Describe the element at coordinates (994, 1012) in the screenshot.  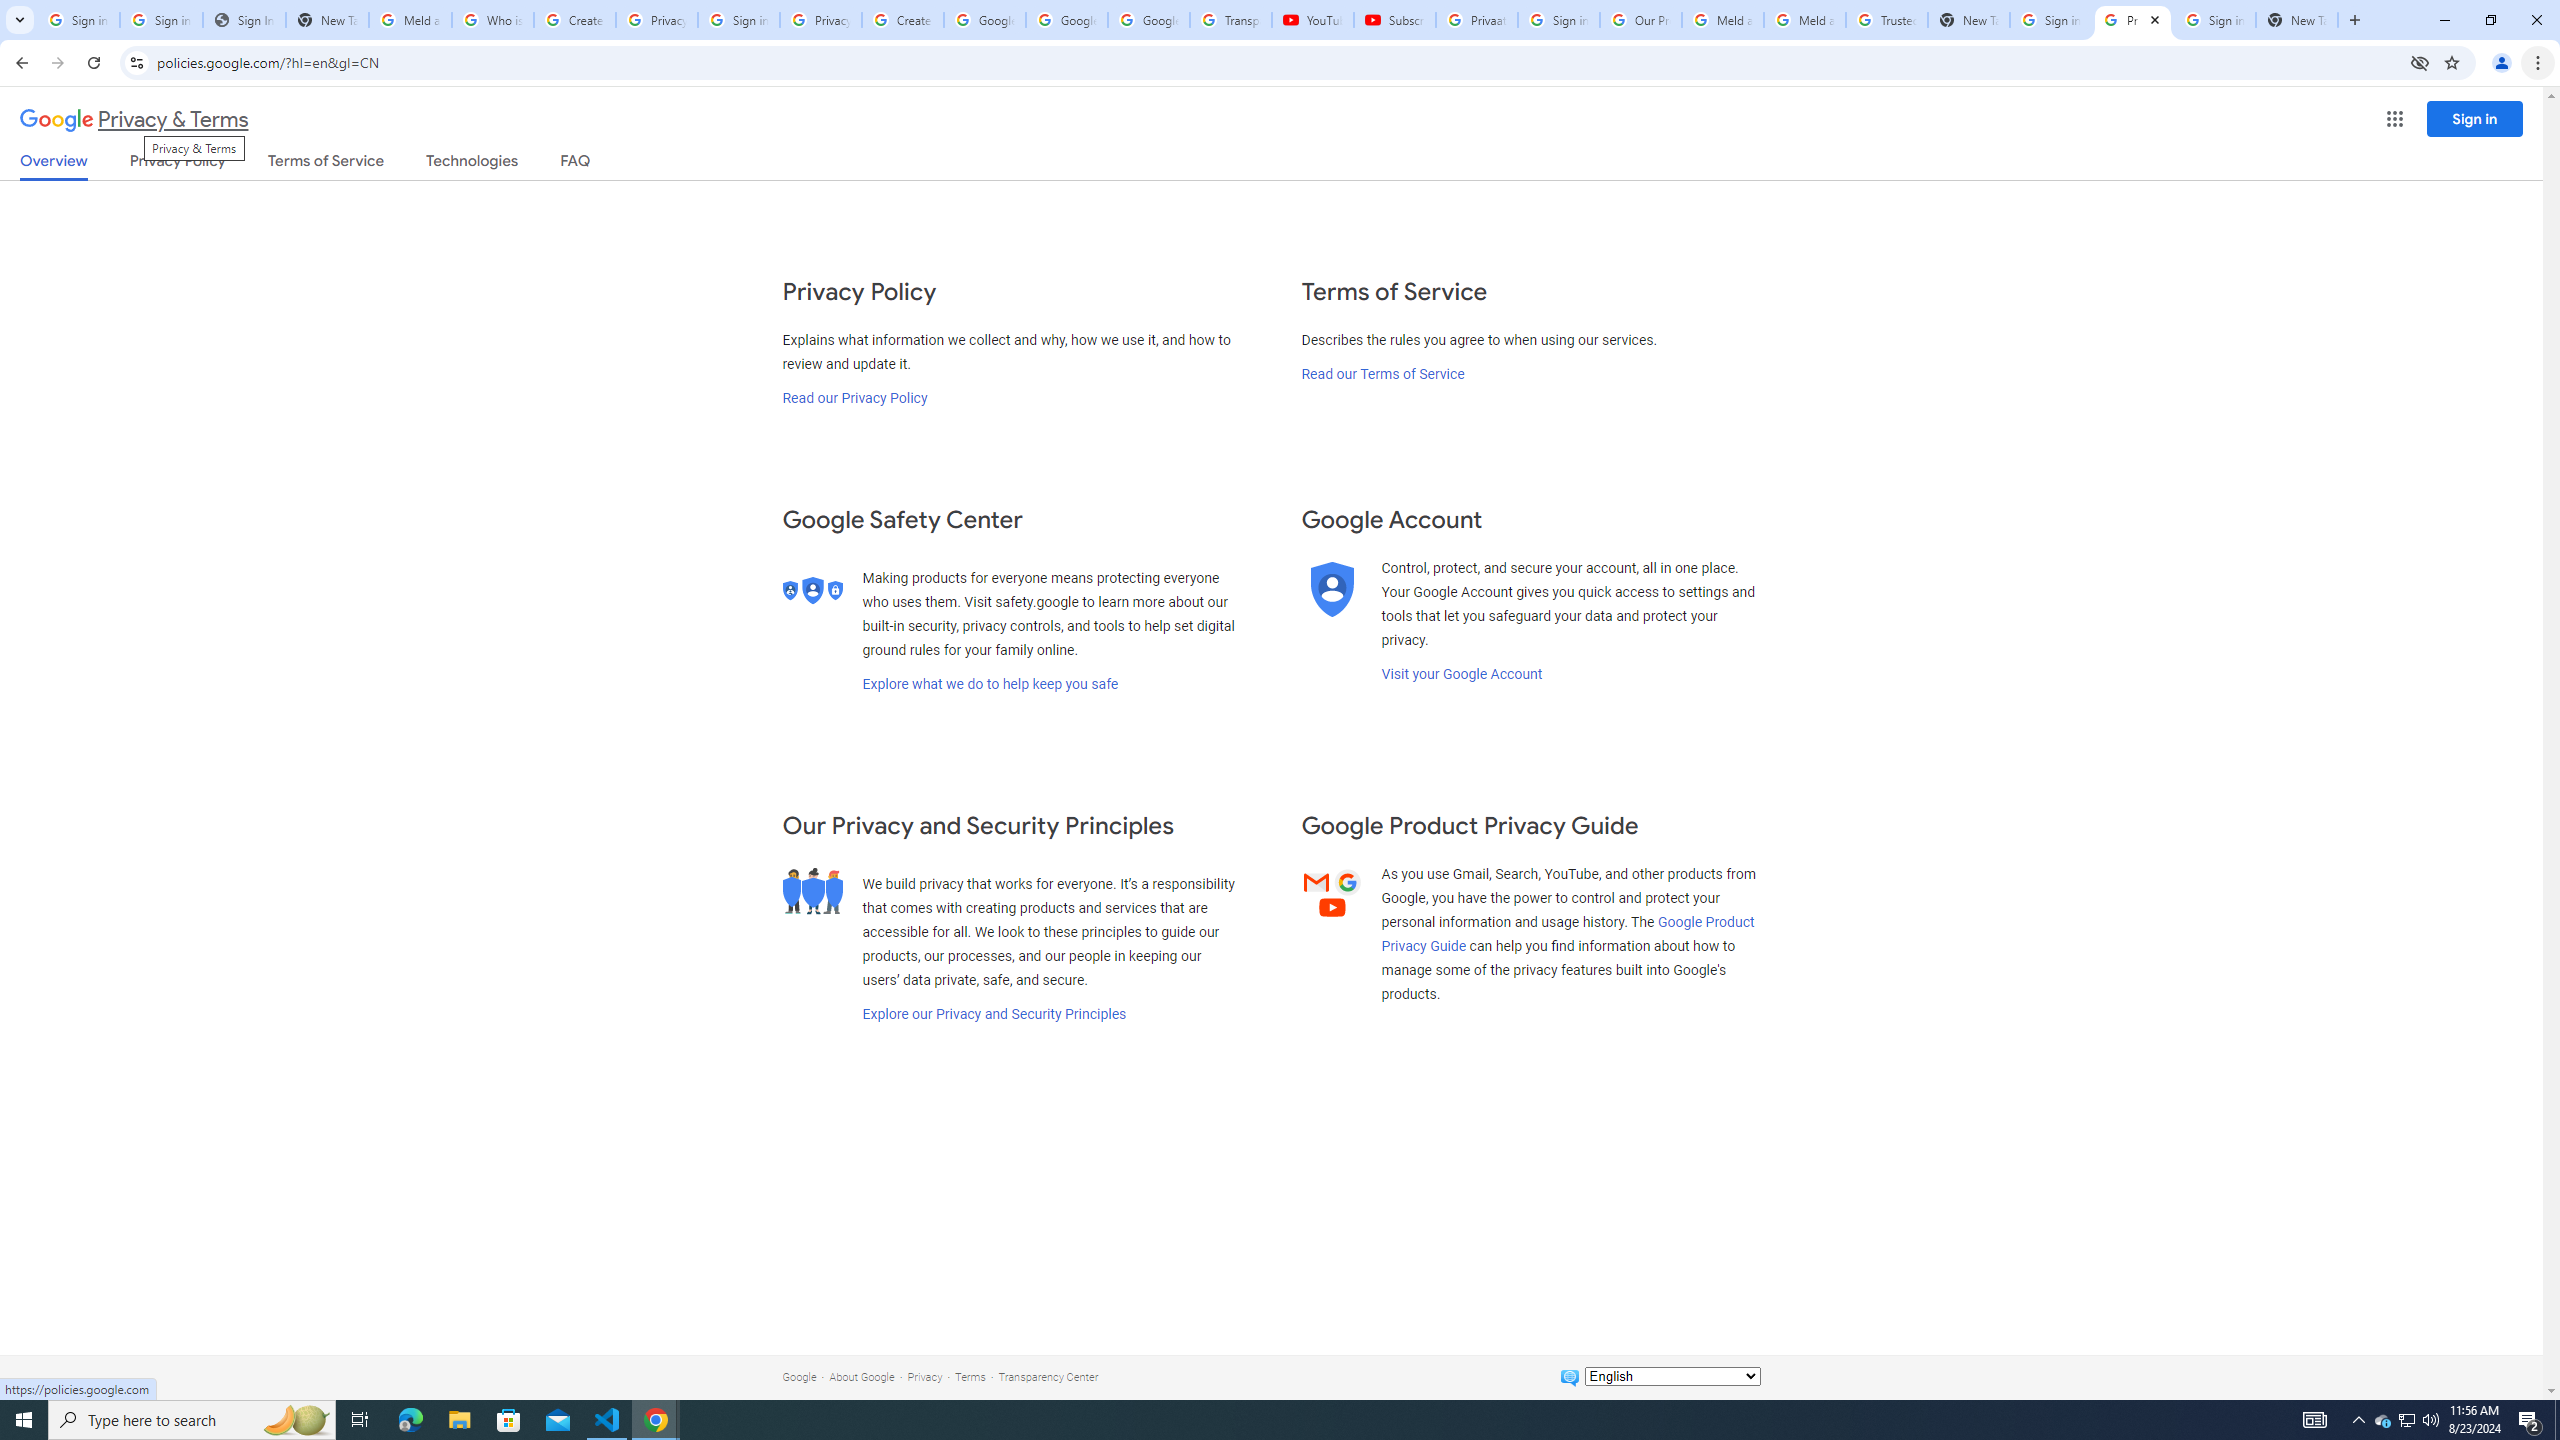
I see `'Explore our Privacy and Security Principles'` at that location.